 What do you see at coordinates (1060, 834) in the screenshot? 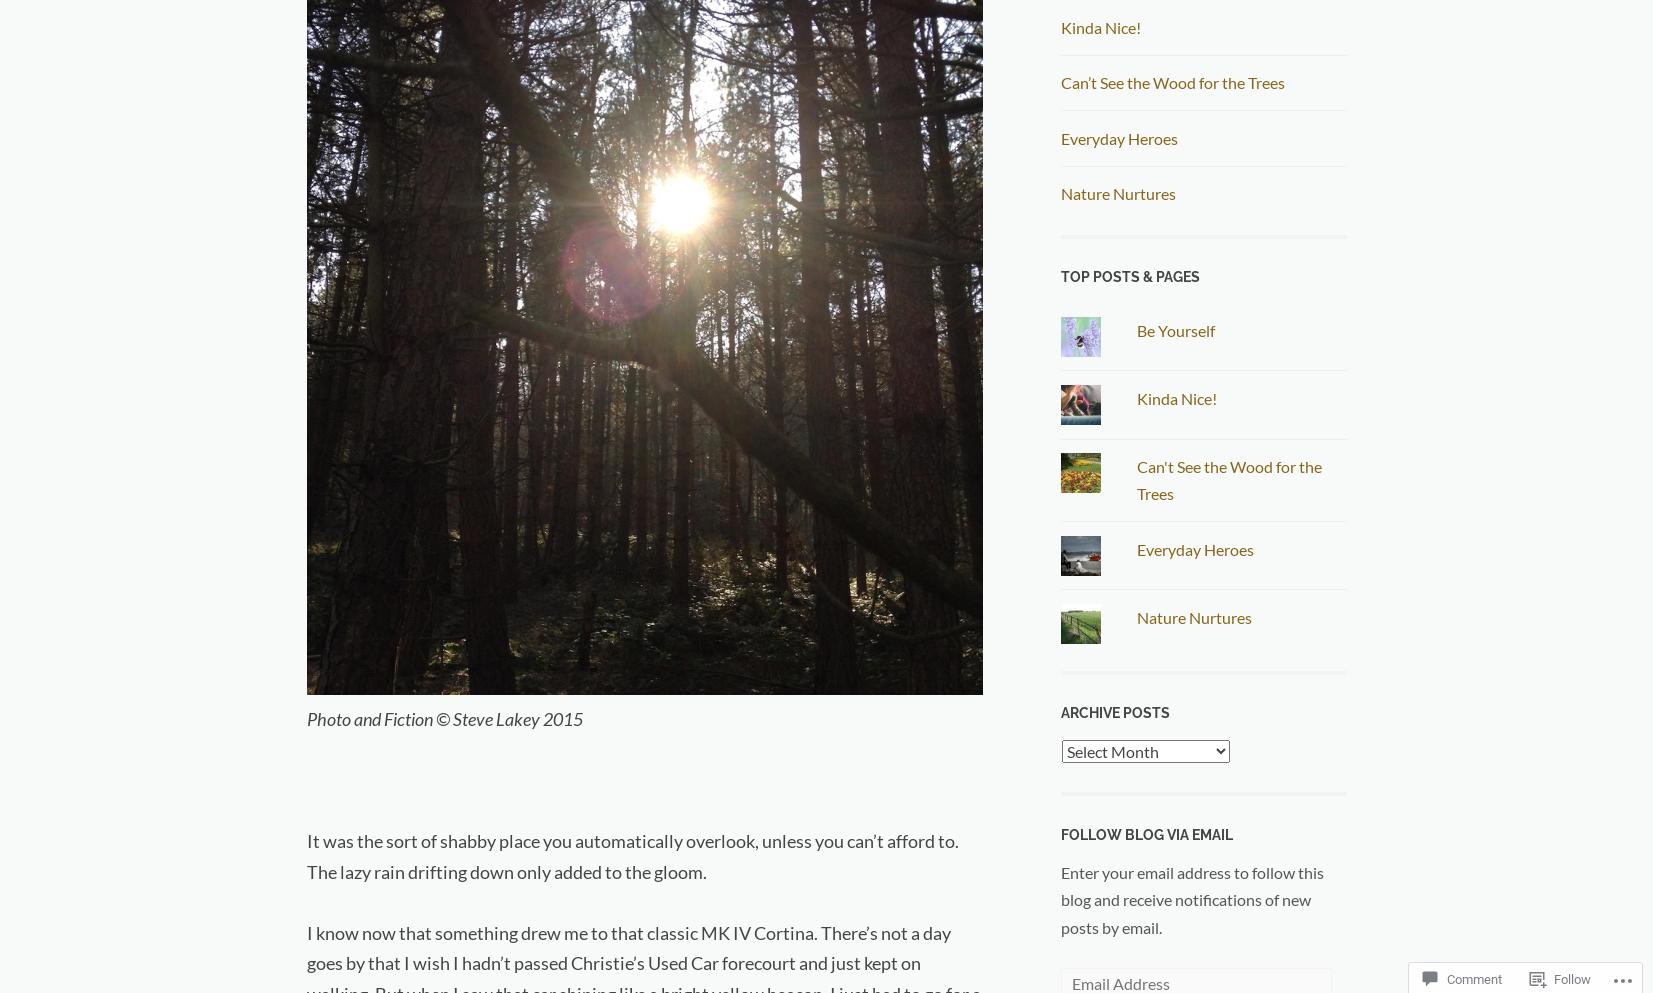
I see `'Follow Blog via Email'` at bounding box center [1060, 834].